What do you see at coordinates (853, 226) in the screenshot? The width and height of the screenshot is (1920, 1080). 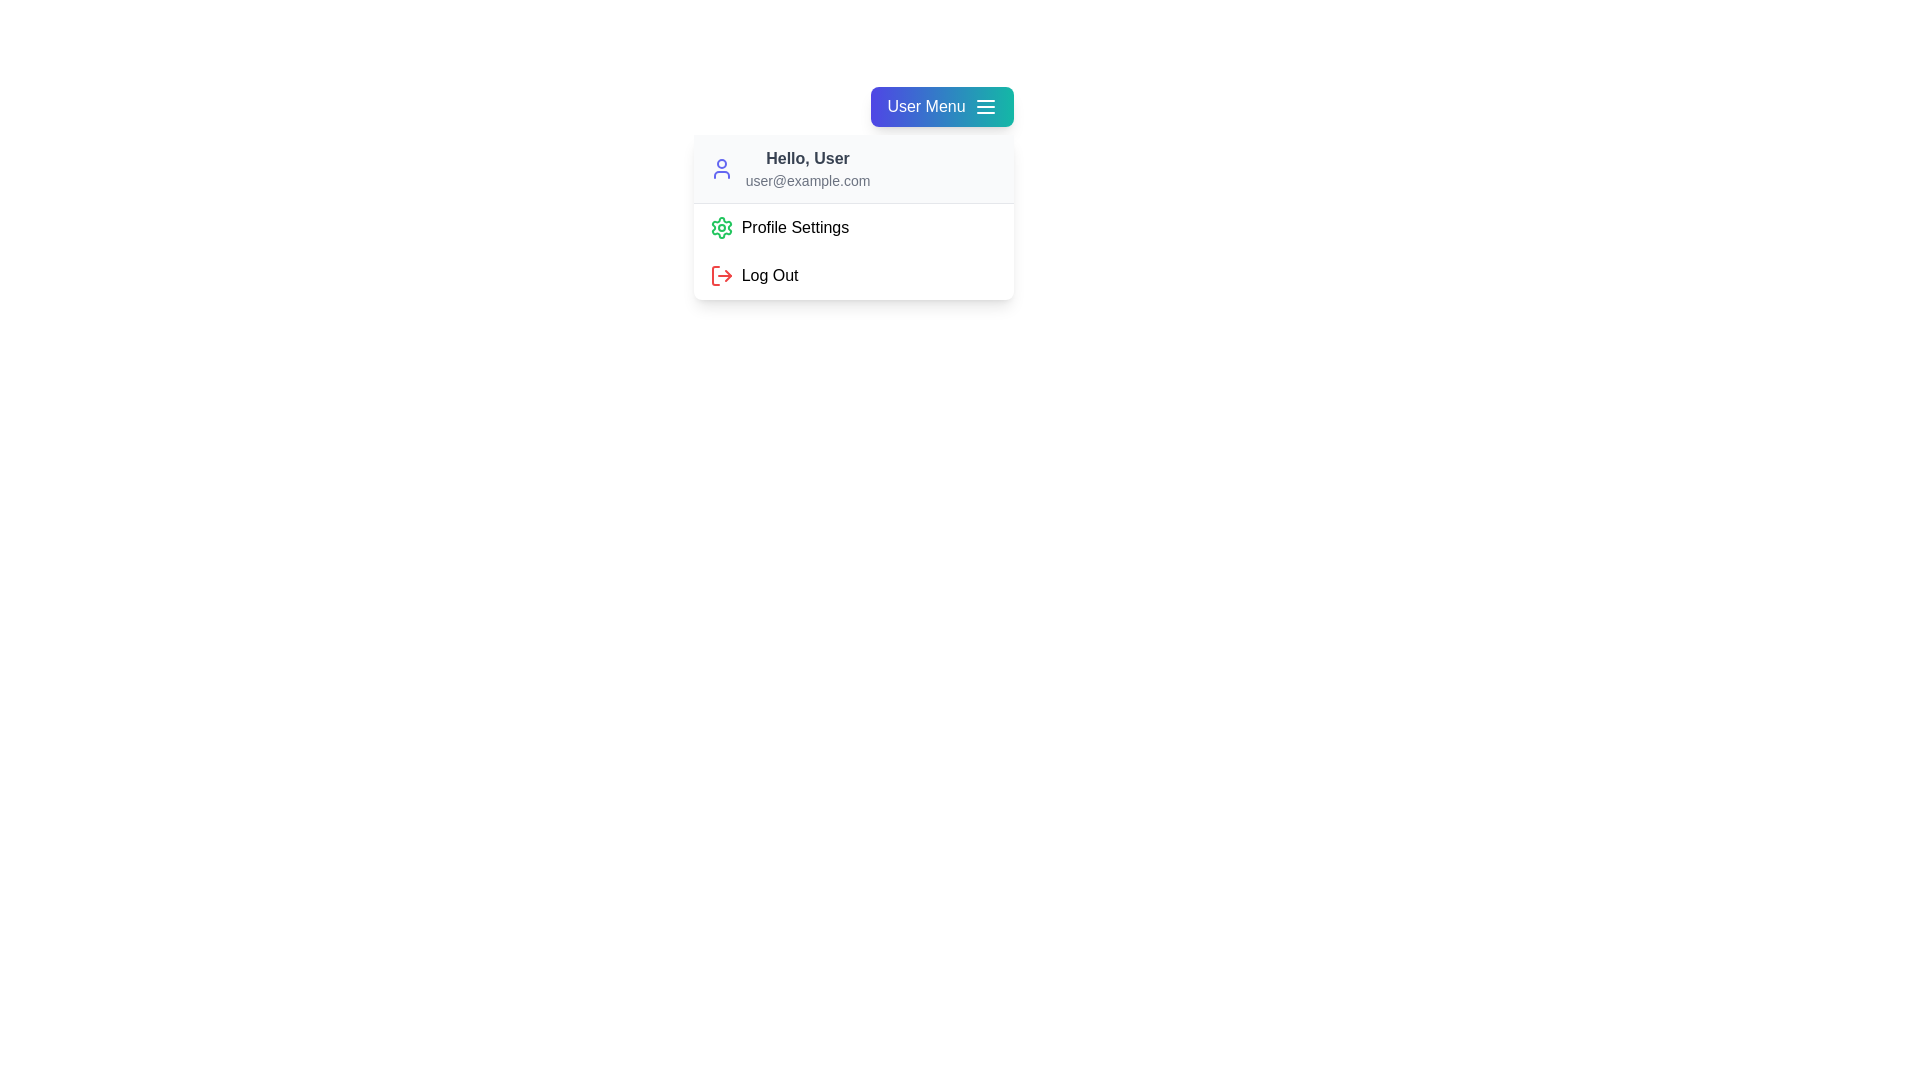 I see `the 'Profile Settings' option in the user menu` at bounding box center [853, 226].